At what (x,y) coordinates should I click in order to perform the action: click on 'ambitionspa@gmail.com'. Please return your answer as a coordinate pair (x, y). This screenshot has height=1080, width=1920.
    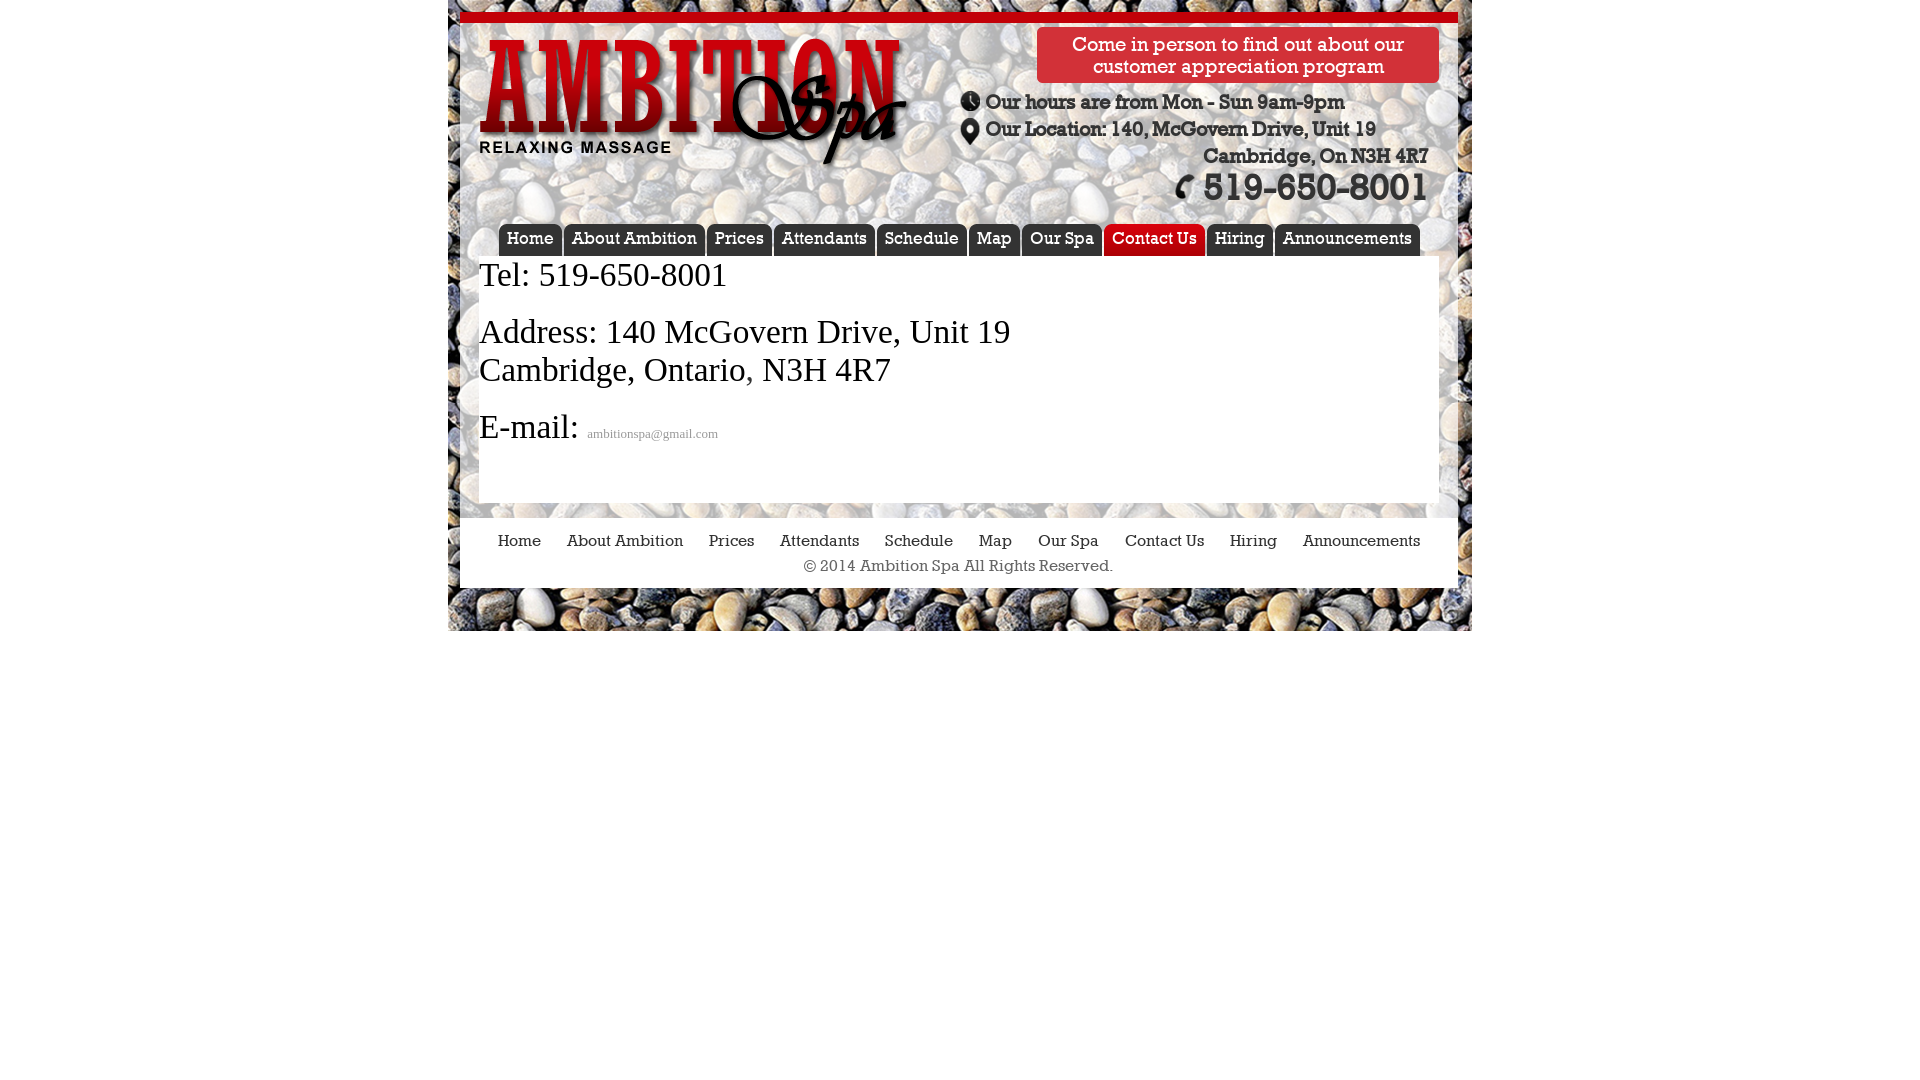
    Looking at the image, I should click on (652, 432).